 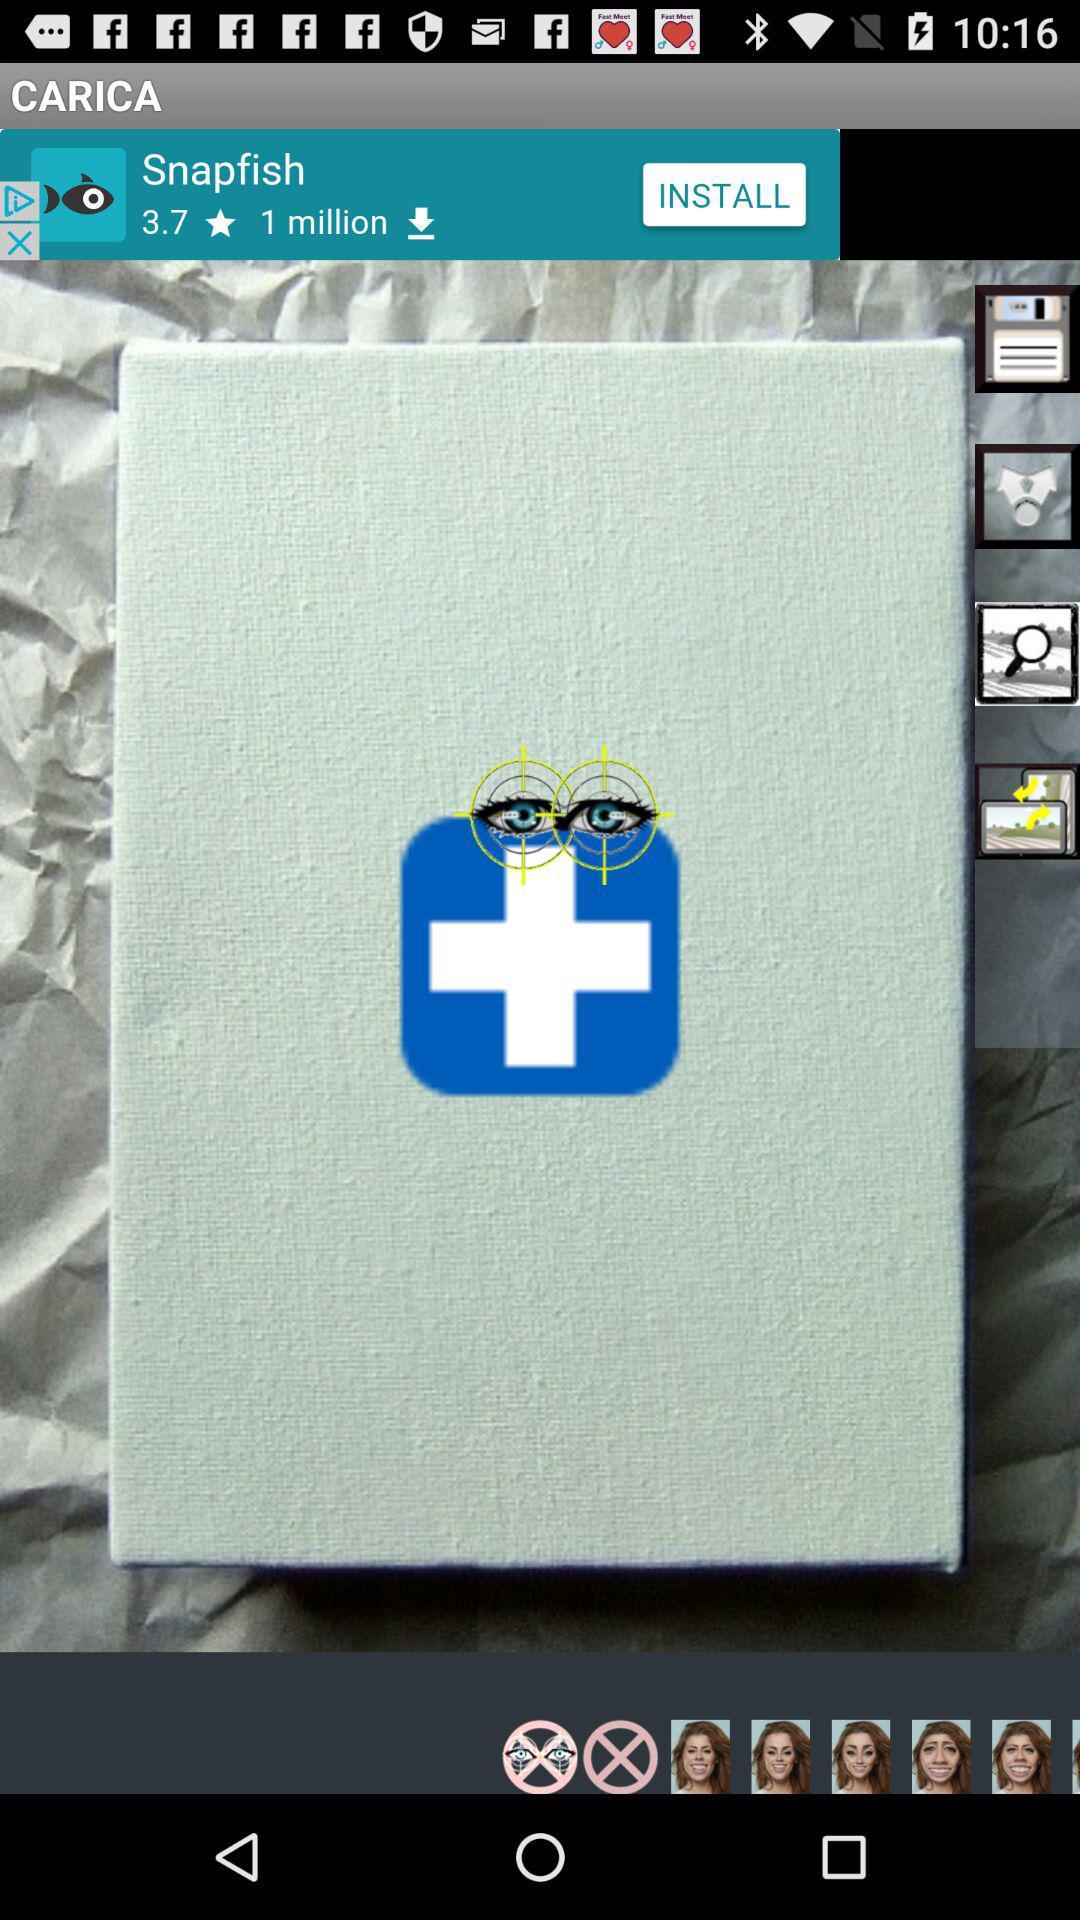 I want to click on first option in the right, so click(x=1027, y=339).